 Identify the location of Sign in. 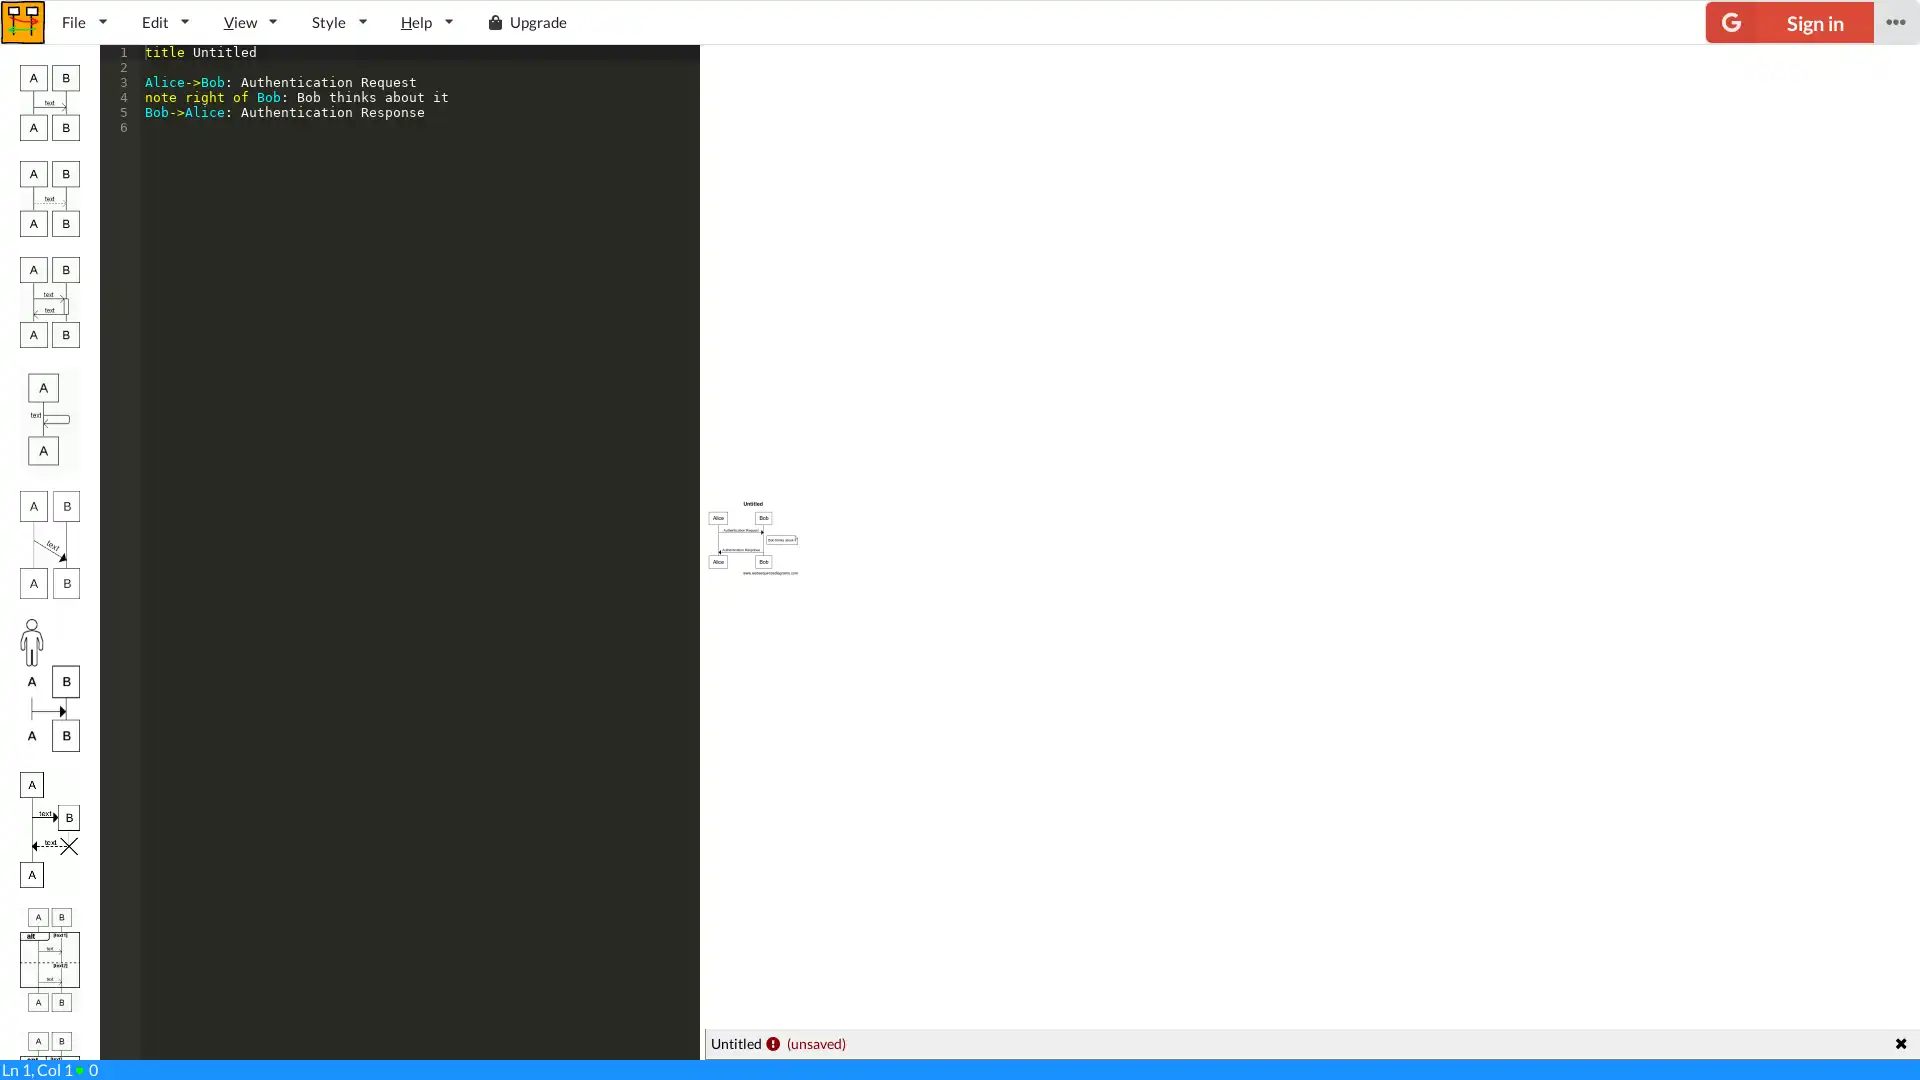
(1789, 22).